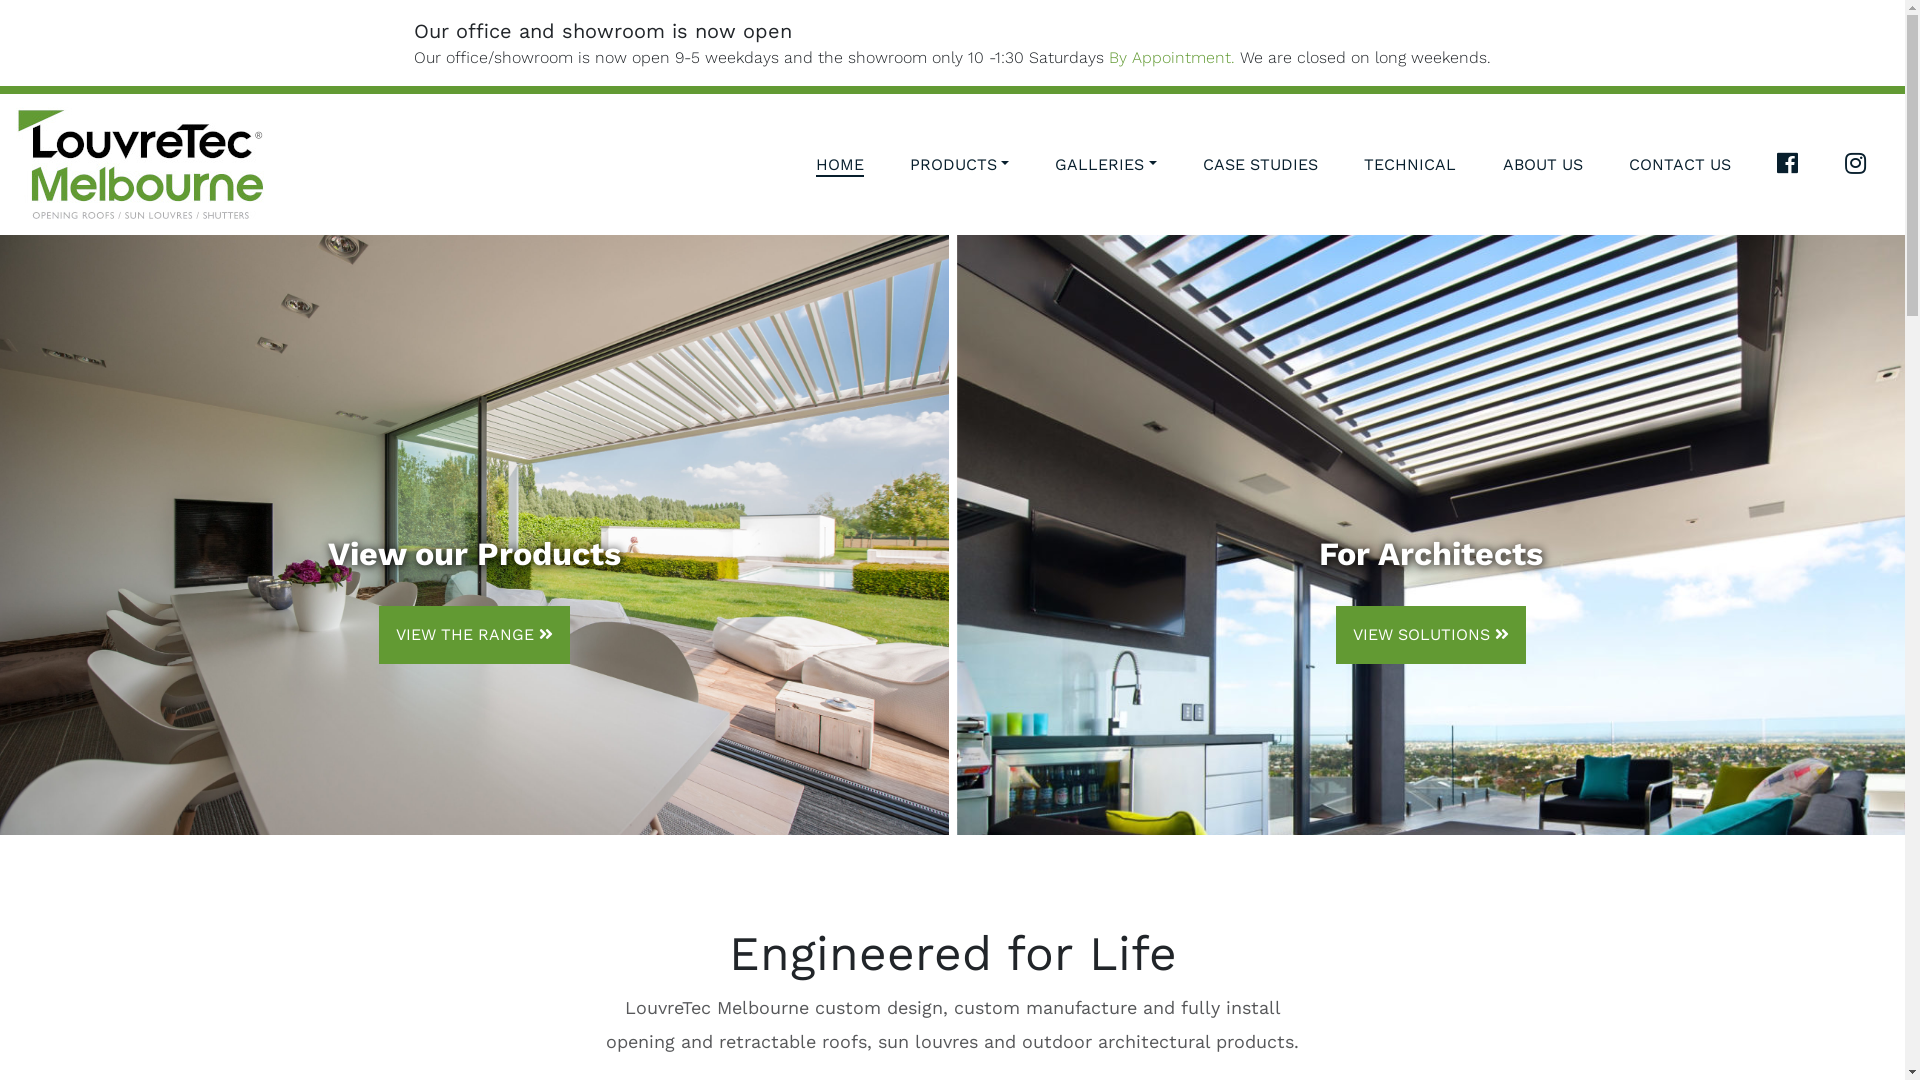 The image size is (1920, 1080). What do you see at coordinates (958, 163) in the screenshot?
I see `'PRODUCTS'` at bounding box center [958, 163].